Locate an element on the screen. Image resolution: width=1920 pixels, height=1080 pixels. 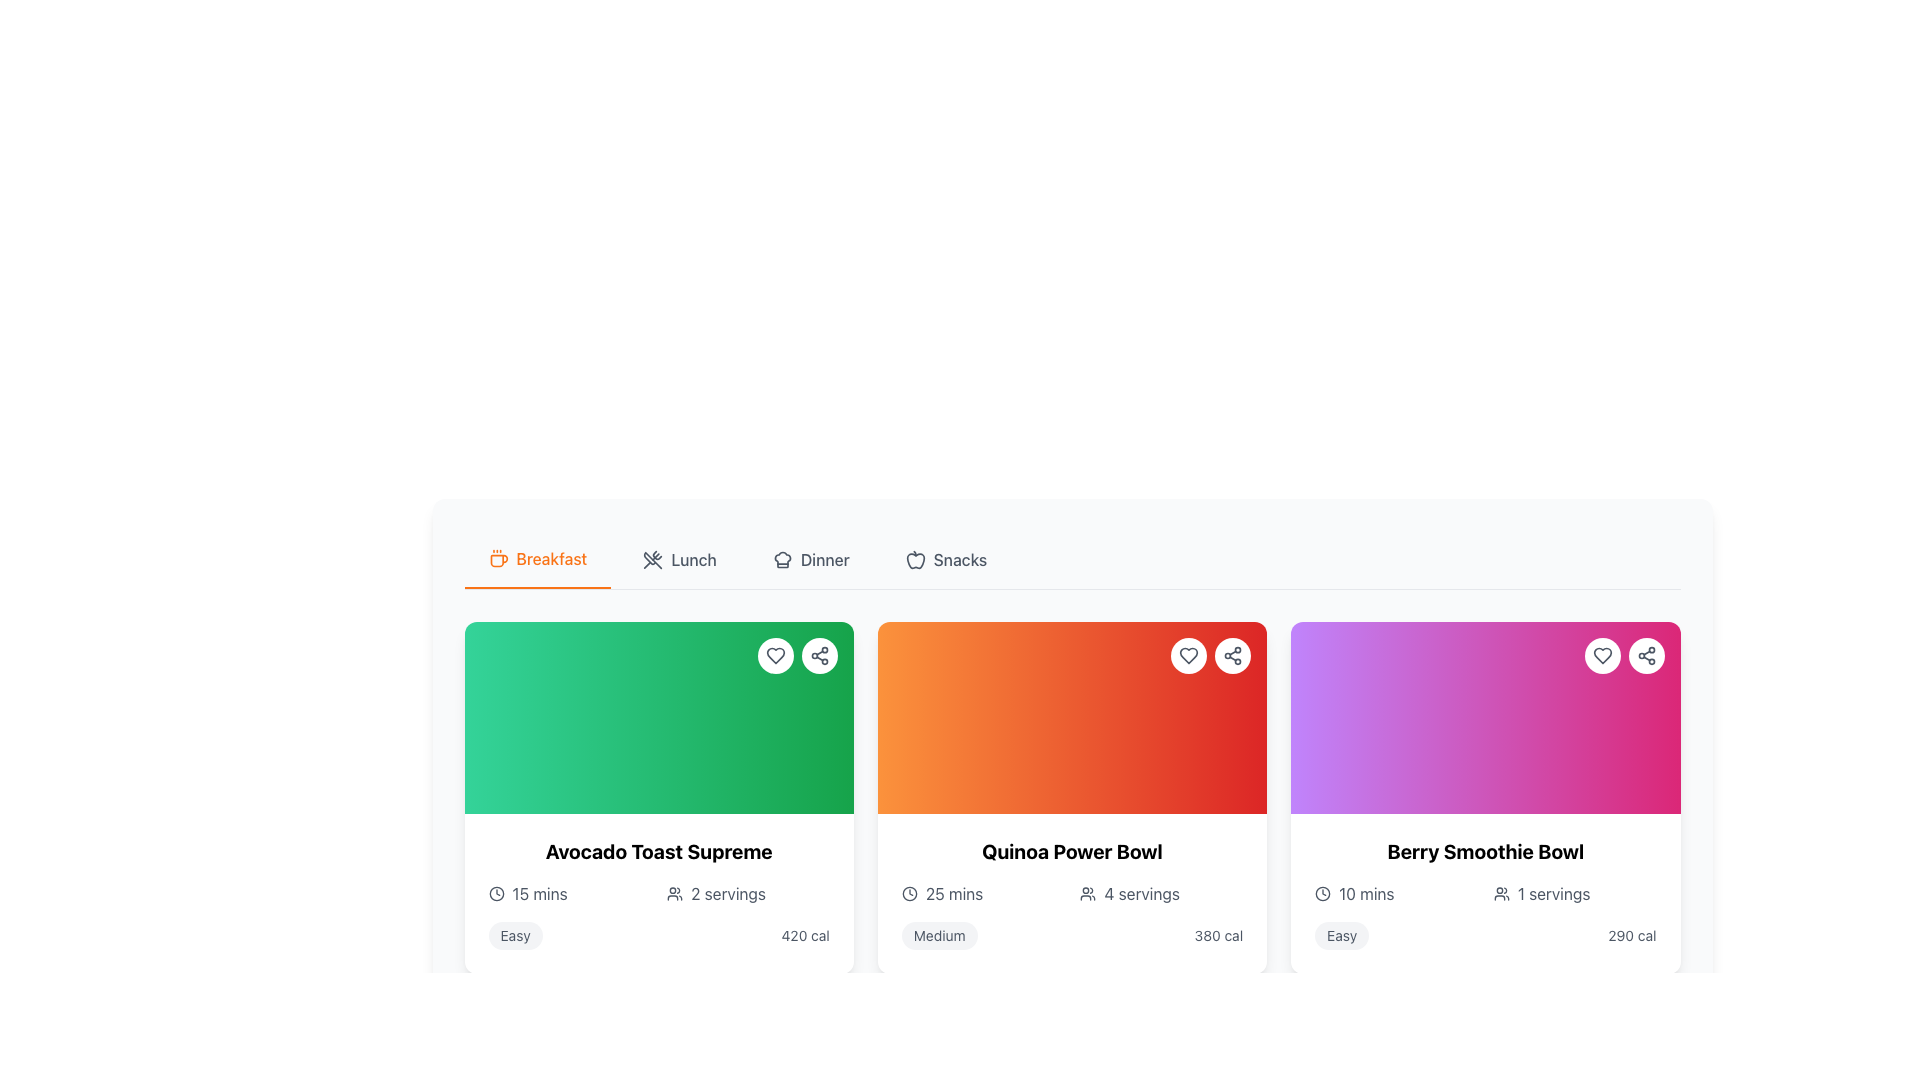
the favorite action icon located in the top-right corner of the 'Berry Smoothie Bowl' card, adjacent to the share icon is located at coordinates (1602, 655).